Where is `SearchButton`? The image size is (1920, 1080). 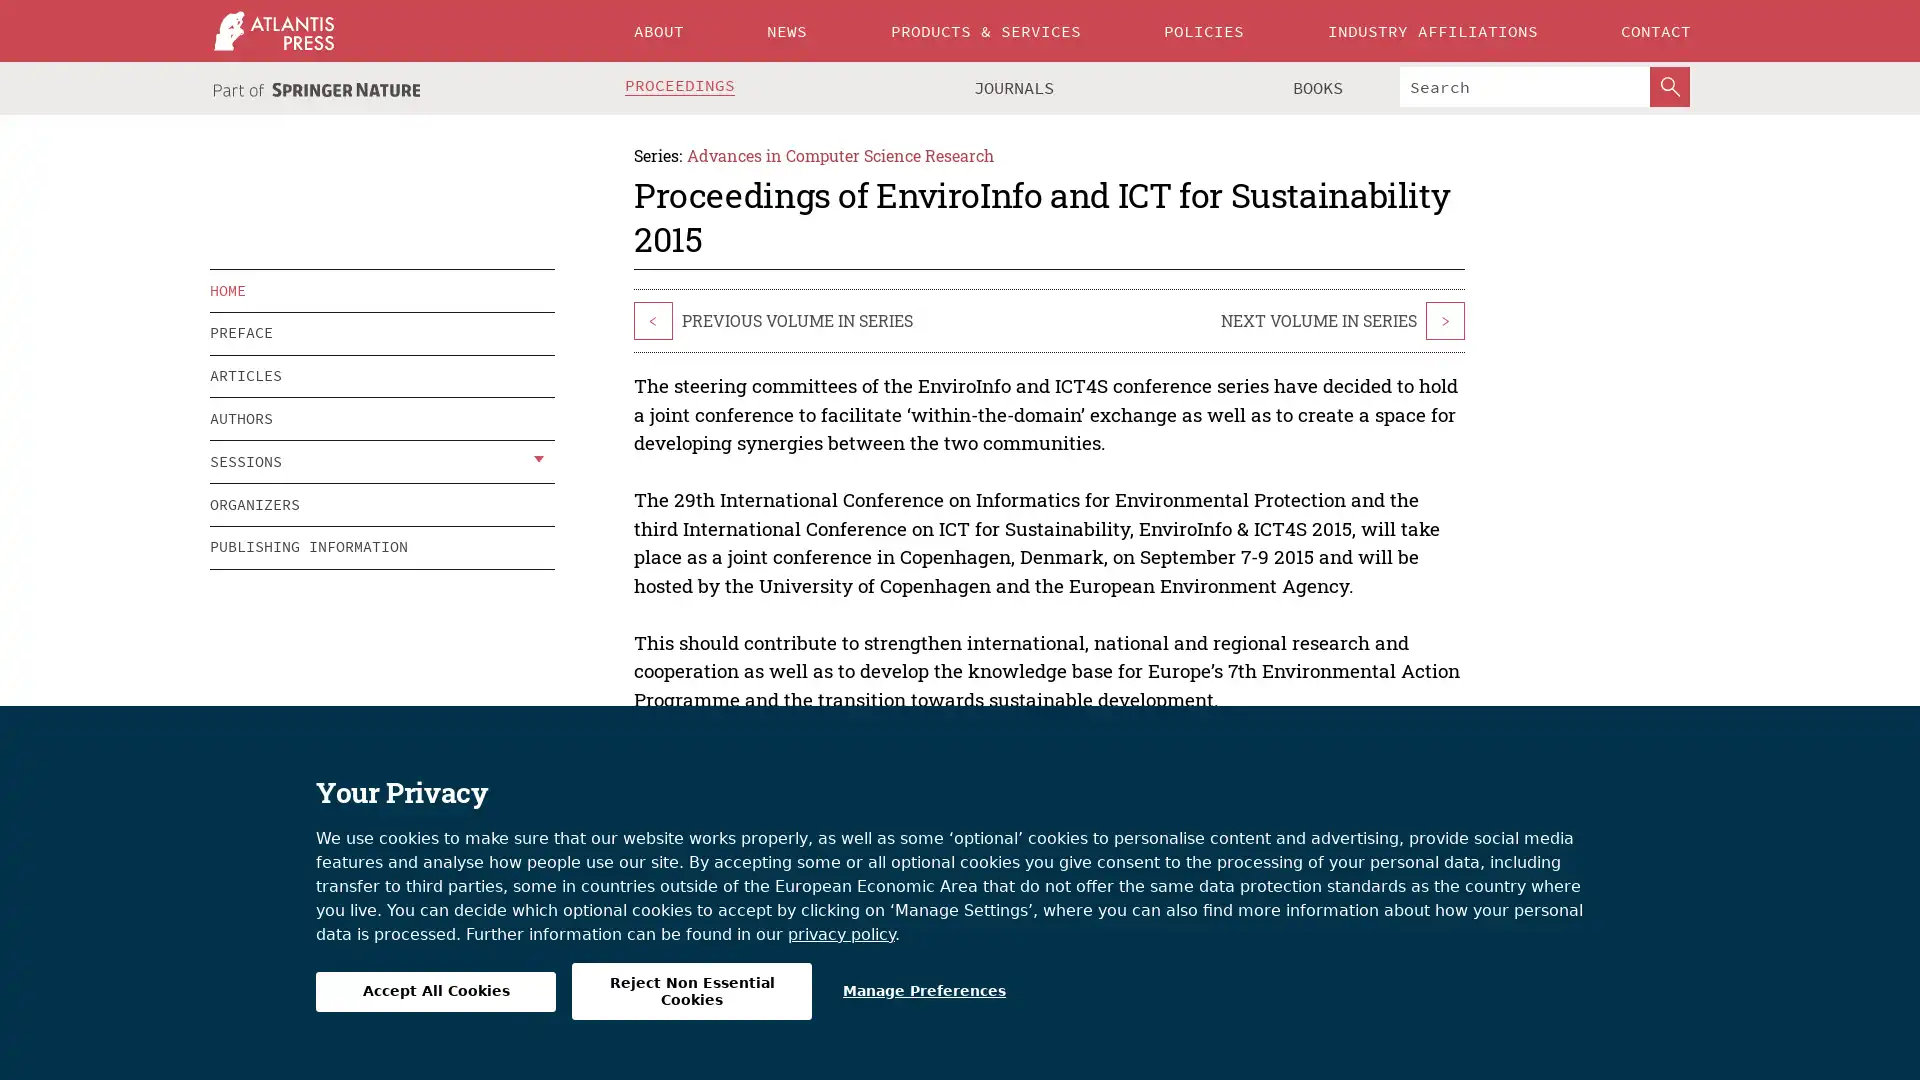
SearchButton is located at coordinates (1670, 86).